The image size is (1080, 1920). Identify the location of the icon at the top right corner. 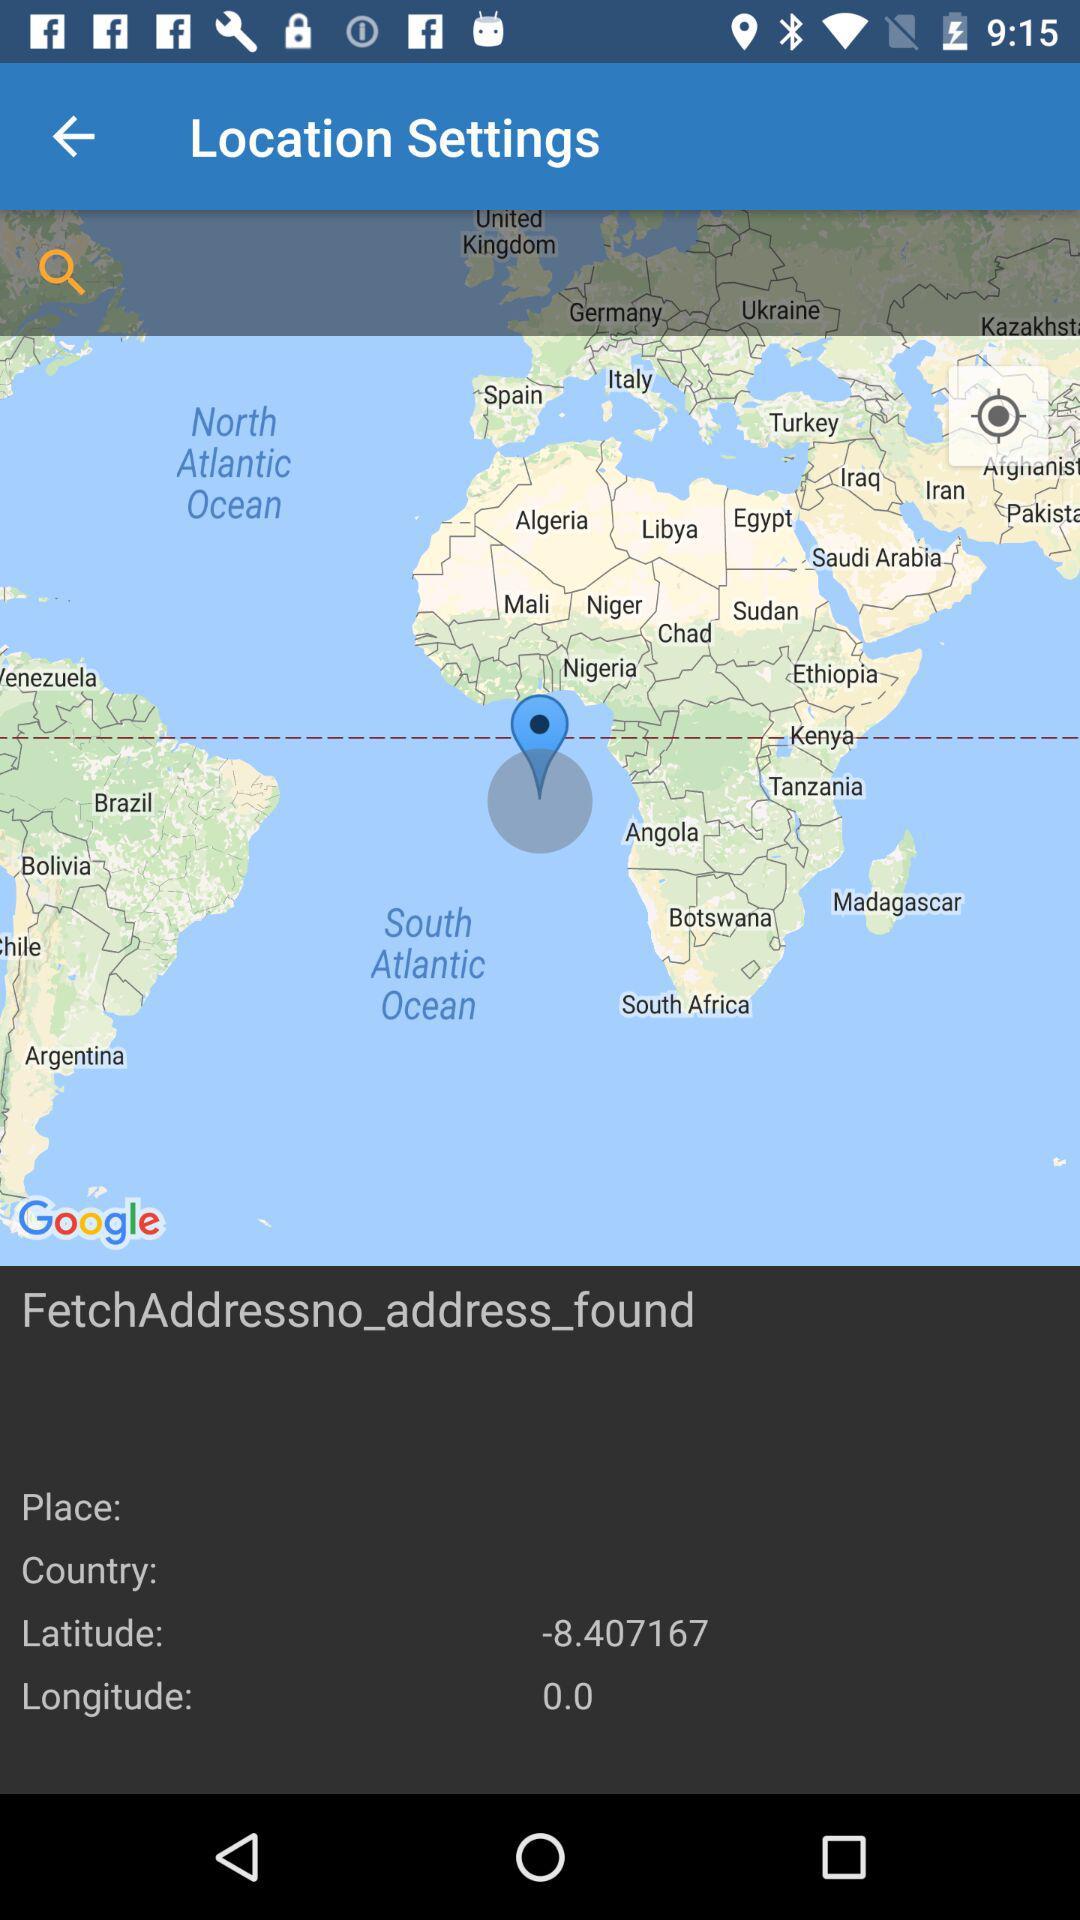
(998, 416).